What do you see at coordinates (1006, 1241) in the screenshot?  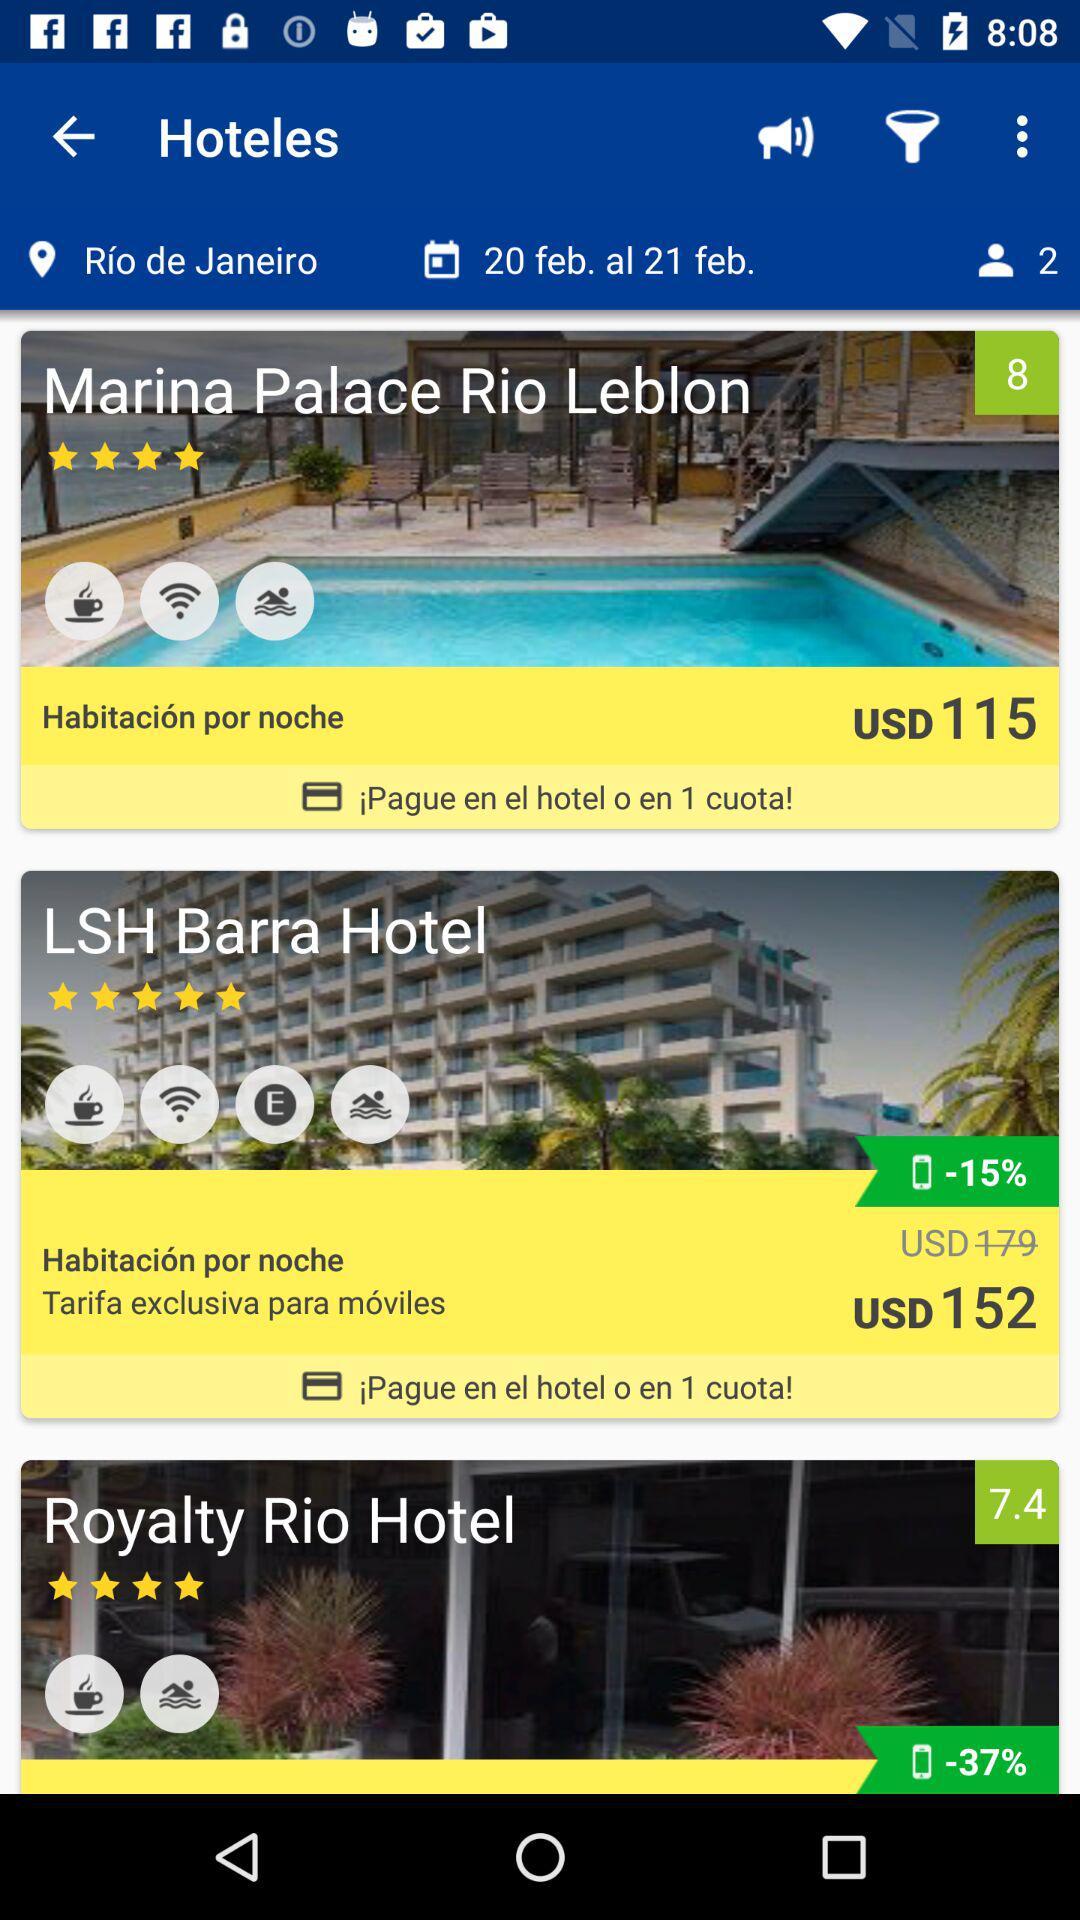 I see `the icon next to the usd` at bounding box center [1006, 1241].